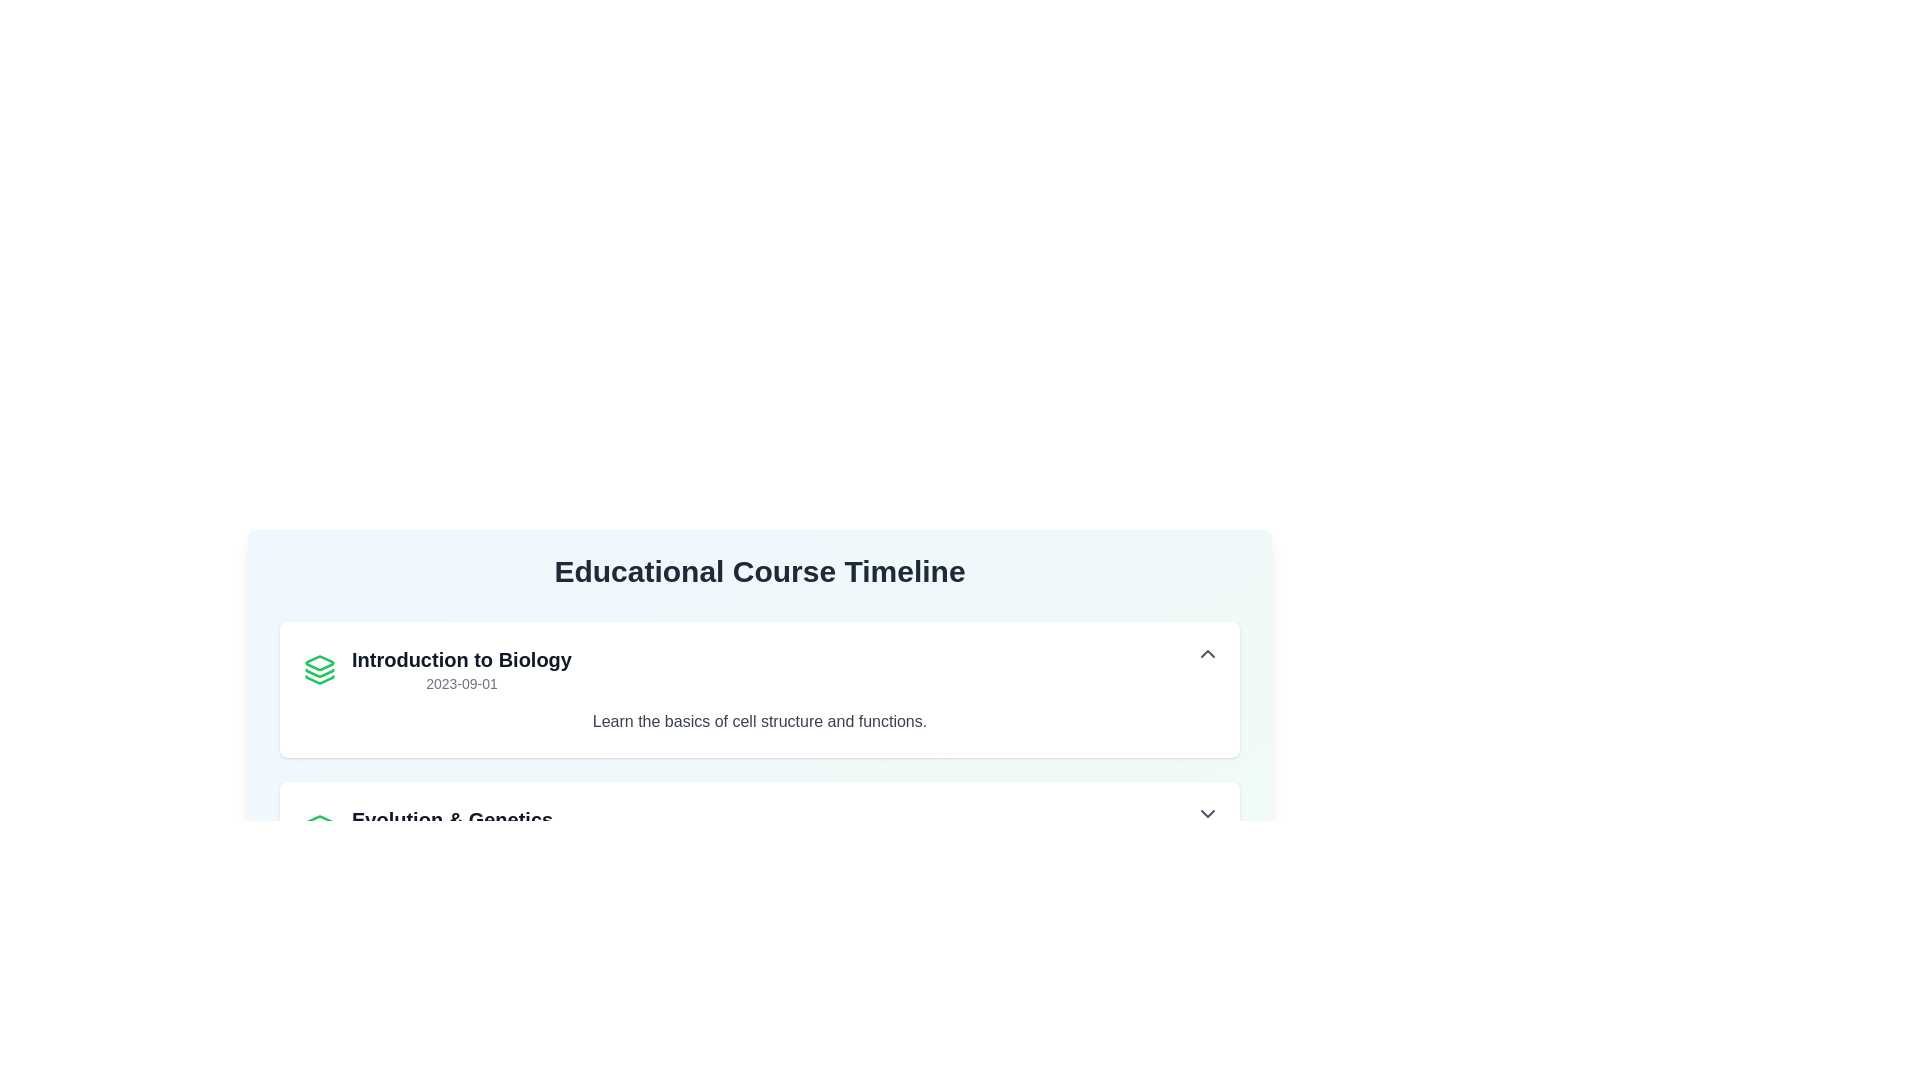 The height and width of the screenshot is (1080, 1920). What do you see at coordinates (758, 571) in the screenshot?
I see `text content of the header labeled 'Educational Course Timeline', which is a large, bold text element centered at the top of the section` at bounding box center [758, 571].